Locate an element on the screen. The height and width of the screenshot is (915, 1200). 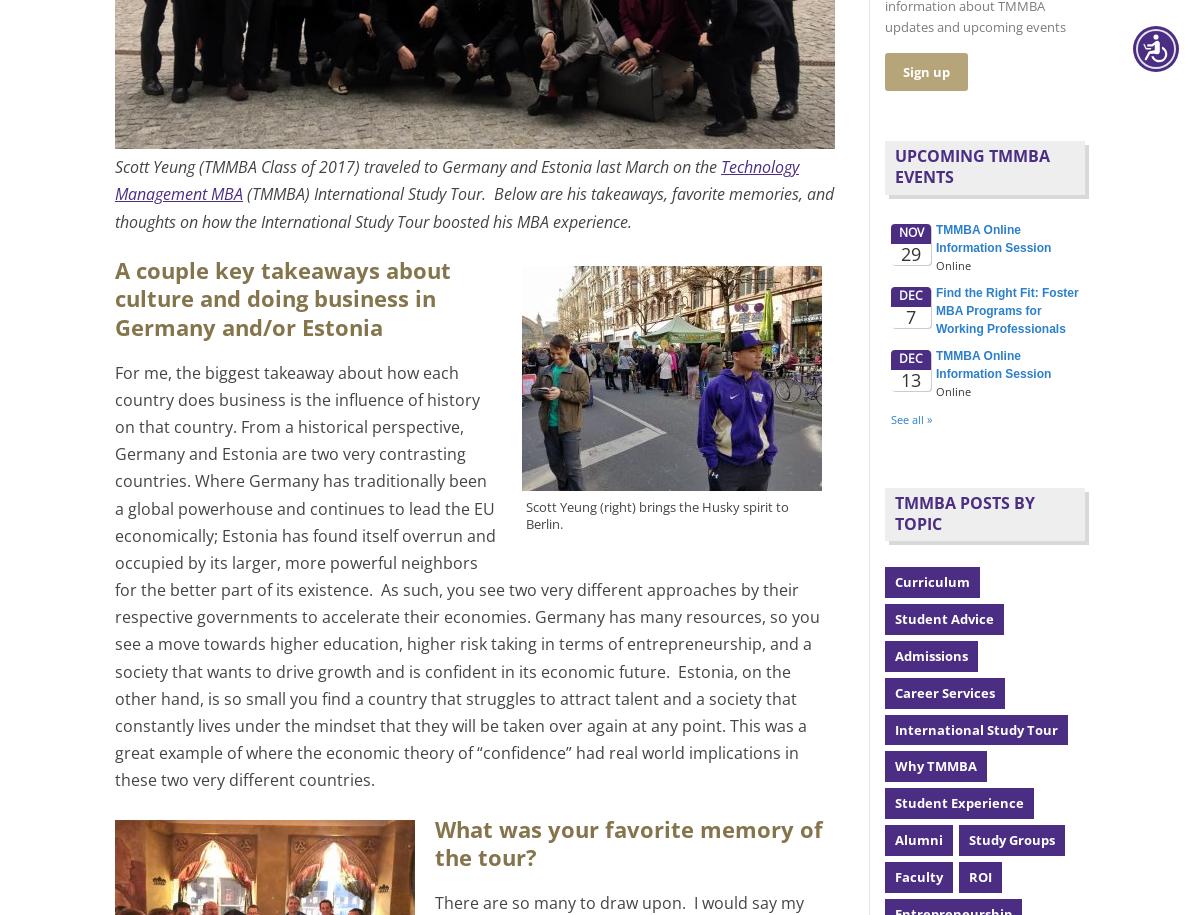
'Curriculum' is located at coordinates (932, 581).